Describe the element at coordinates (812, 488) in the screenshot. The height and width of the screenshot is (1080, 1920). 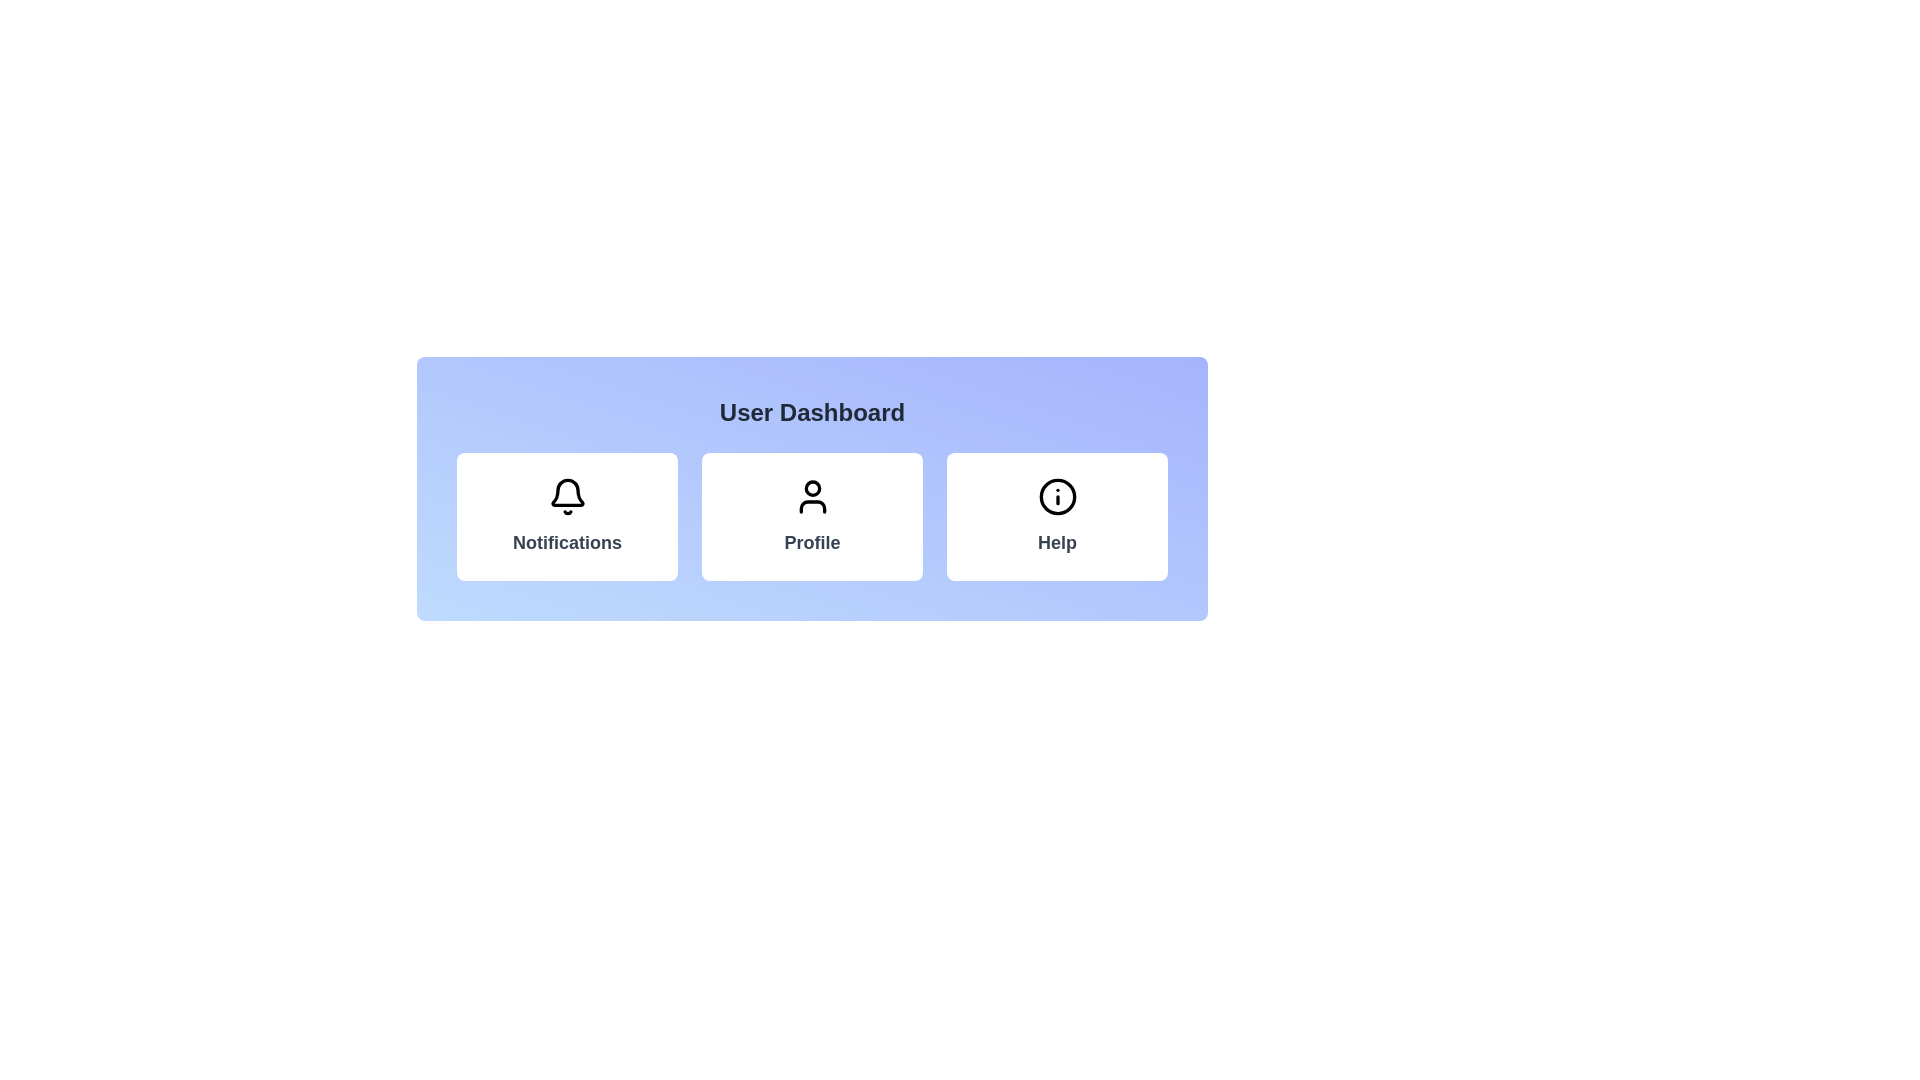
I see `the Graphical Circle that represents the head in the user profile icon, located in the Profile section of the dashboard` at that location.